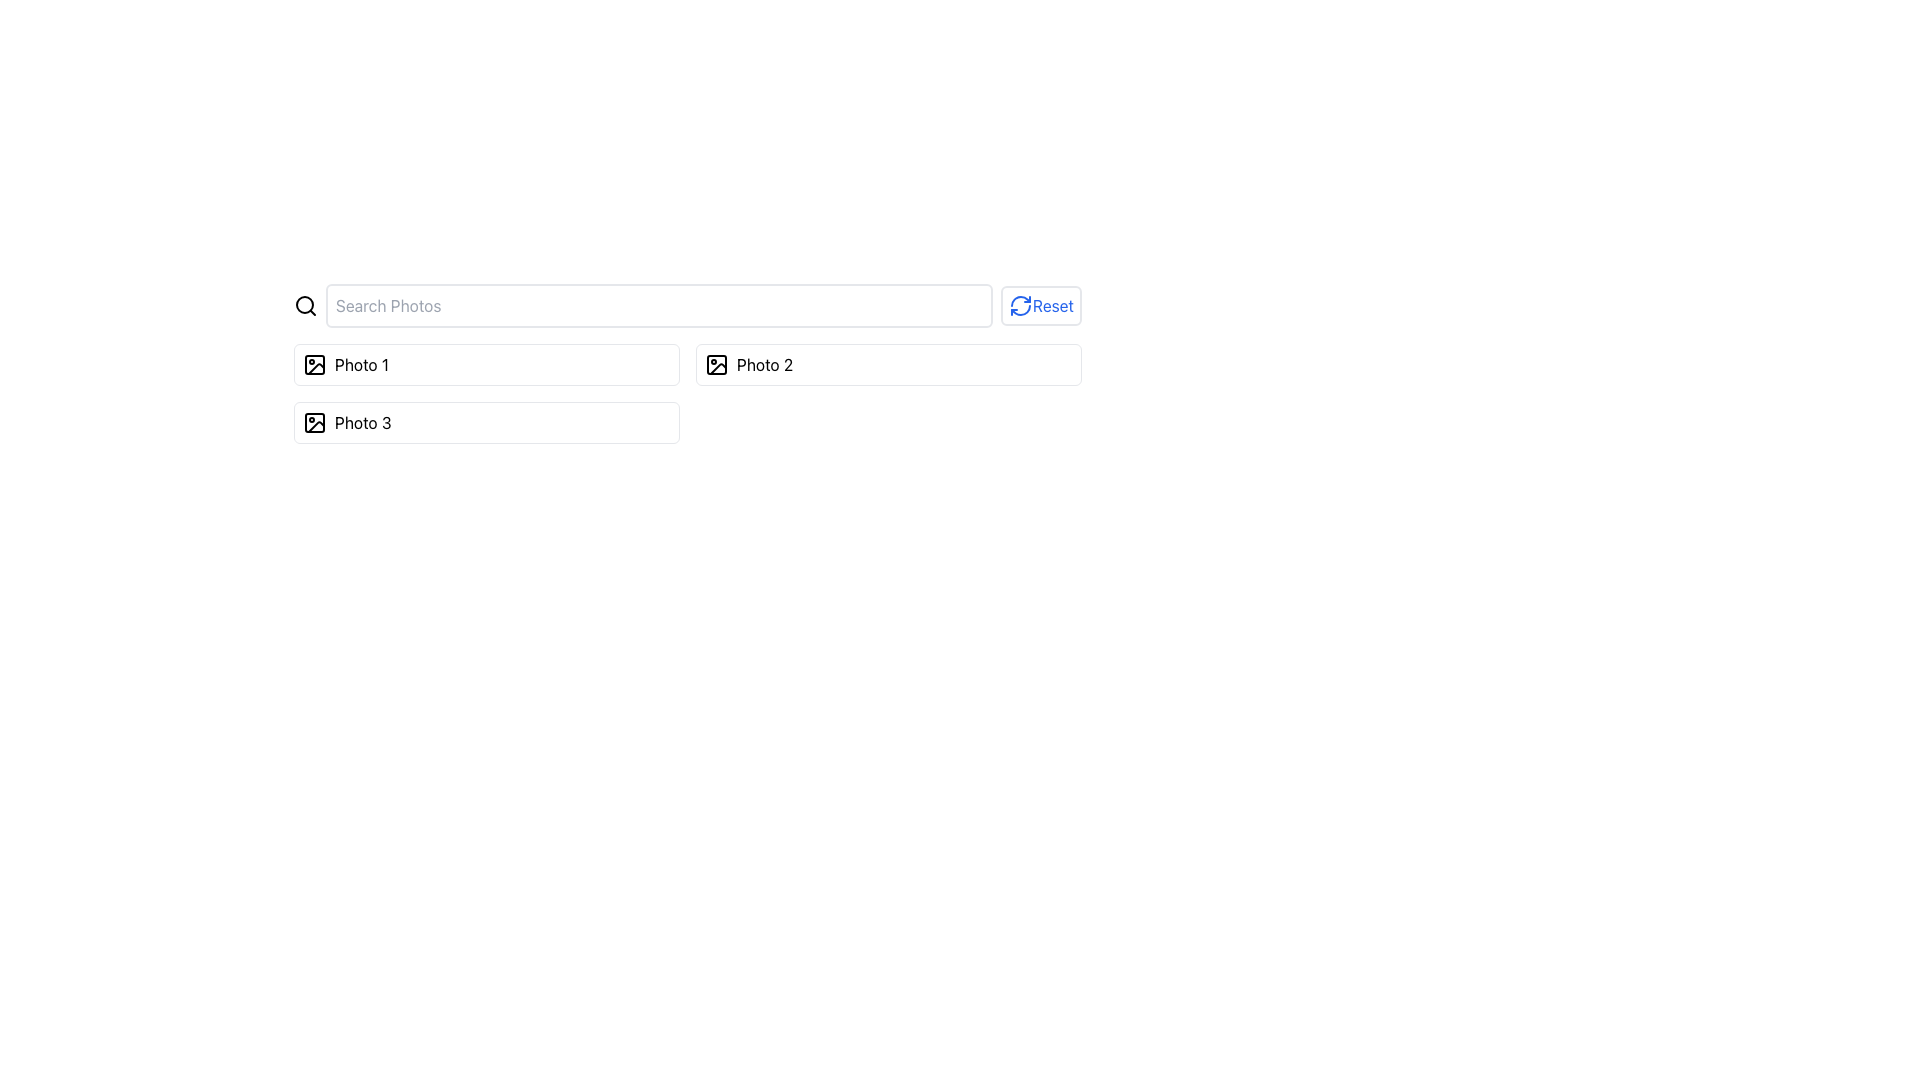  Describe the element at coordinates (486, 422) in the screenshot. I see `the 'Photo 3' button, which is the third card in a vertically-stacked grid of three cards labeled 'Photo 1', 'Photo 2', and 'Photo 3'` at that location.